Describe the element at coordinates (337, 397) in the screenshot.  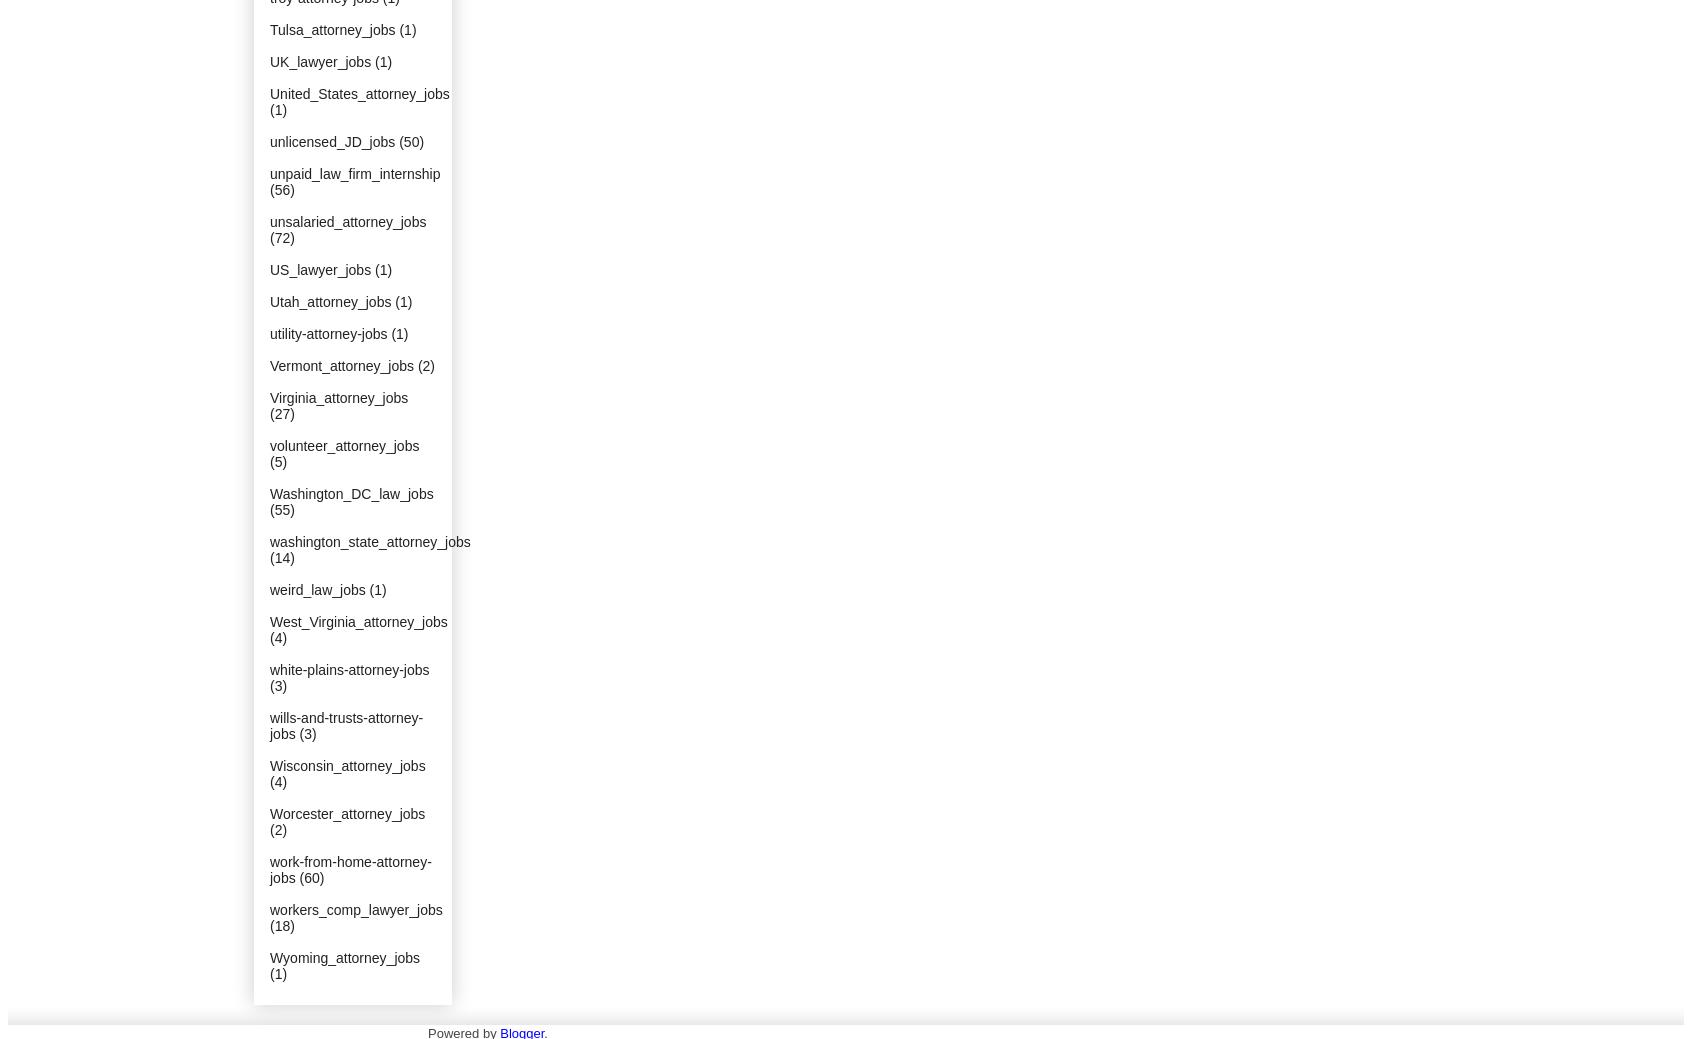
I see `'Virginia_attorney_jobs'` at that location.